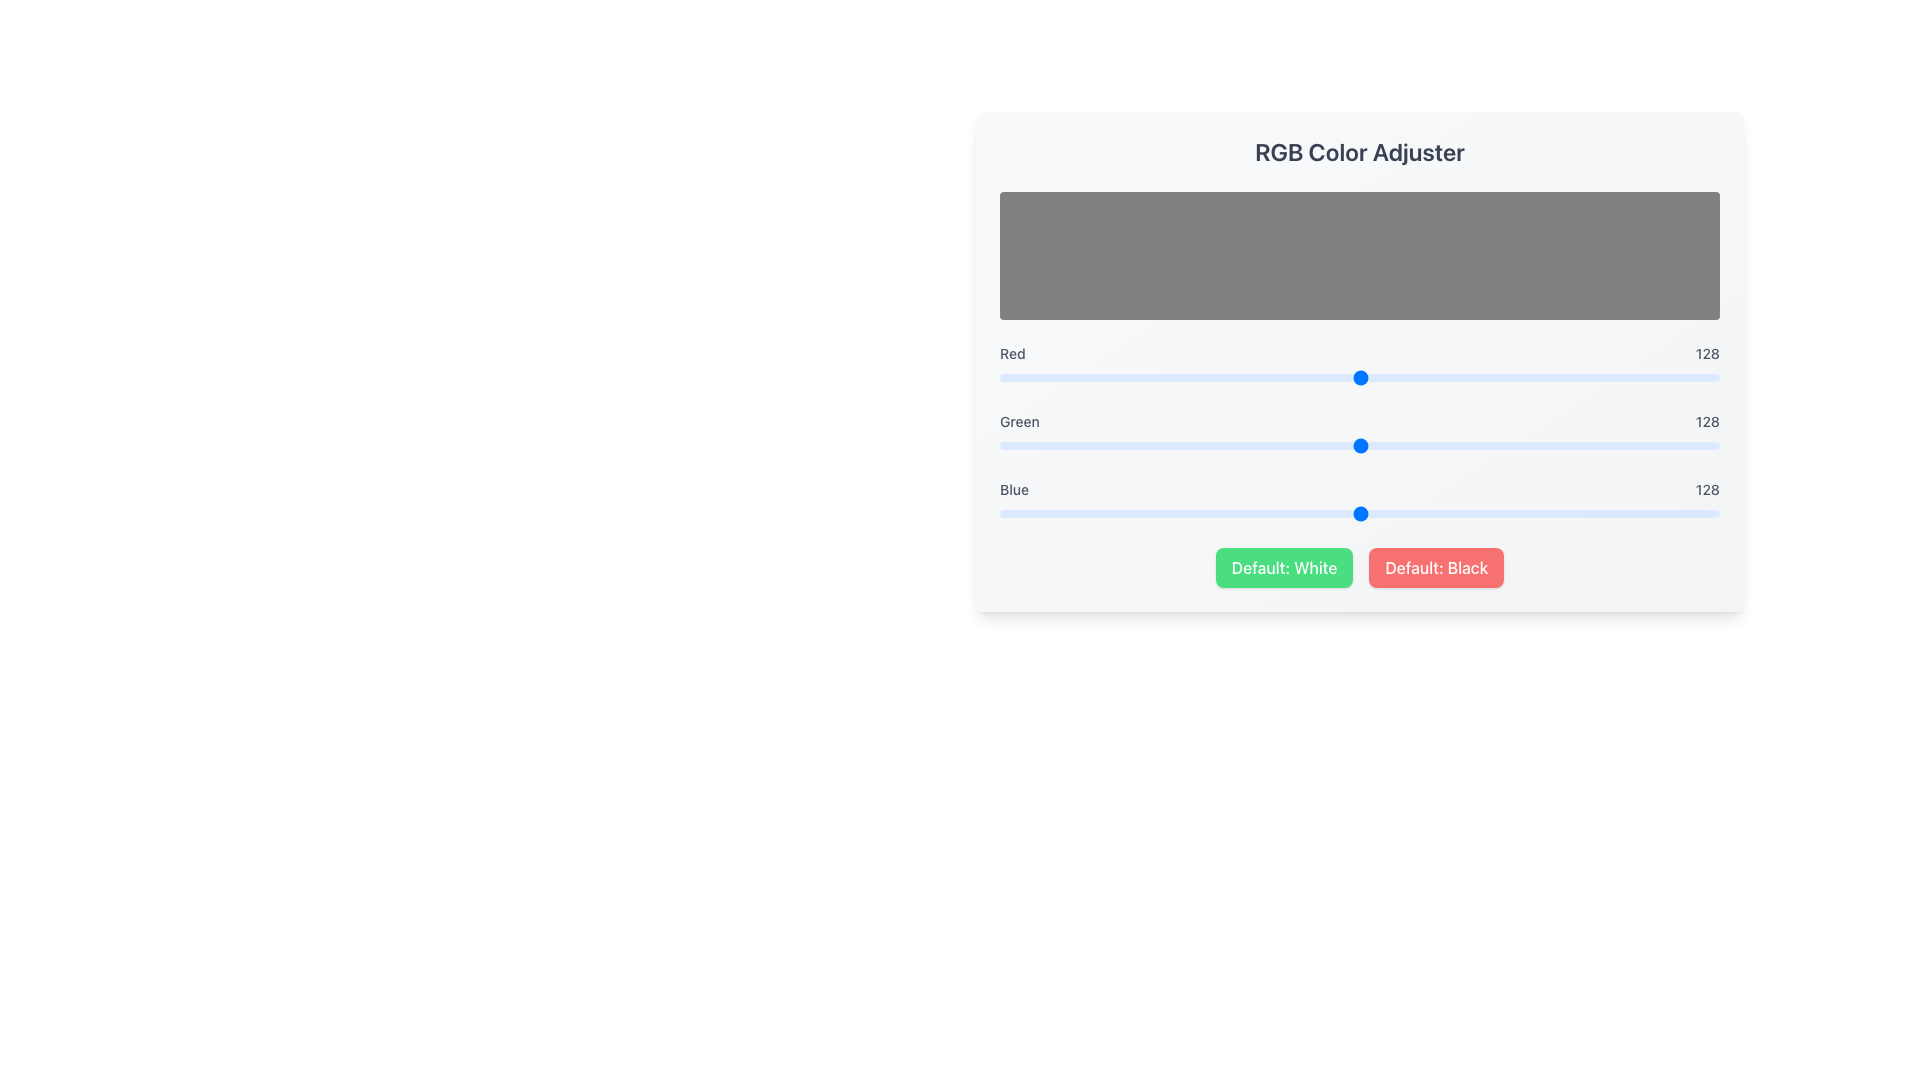  I want to click on the Red value, so click(1017, 378).